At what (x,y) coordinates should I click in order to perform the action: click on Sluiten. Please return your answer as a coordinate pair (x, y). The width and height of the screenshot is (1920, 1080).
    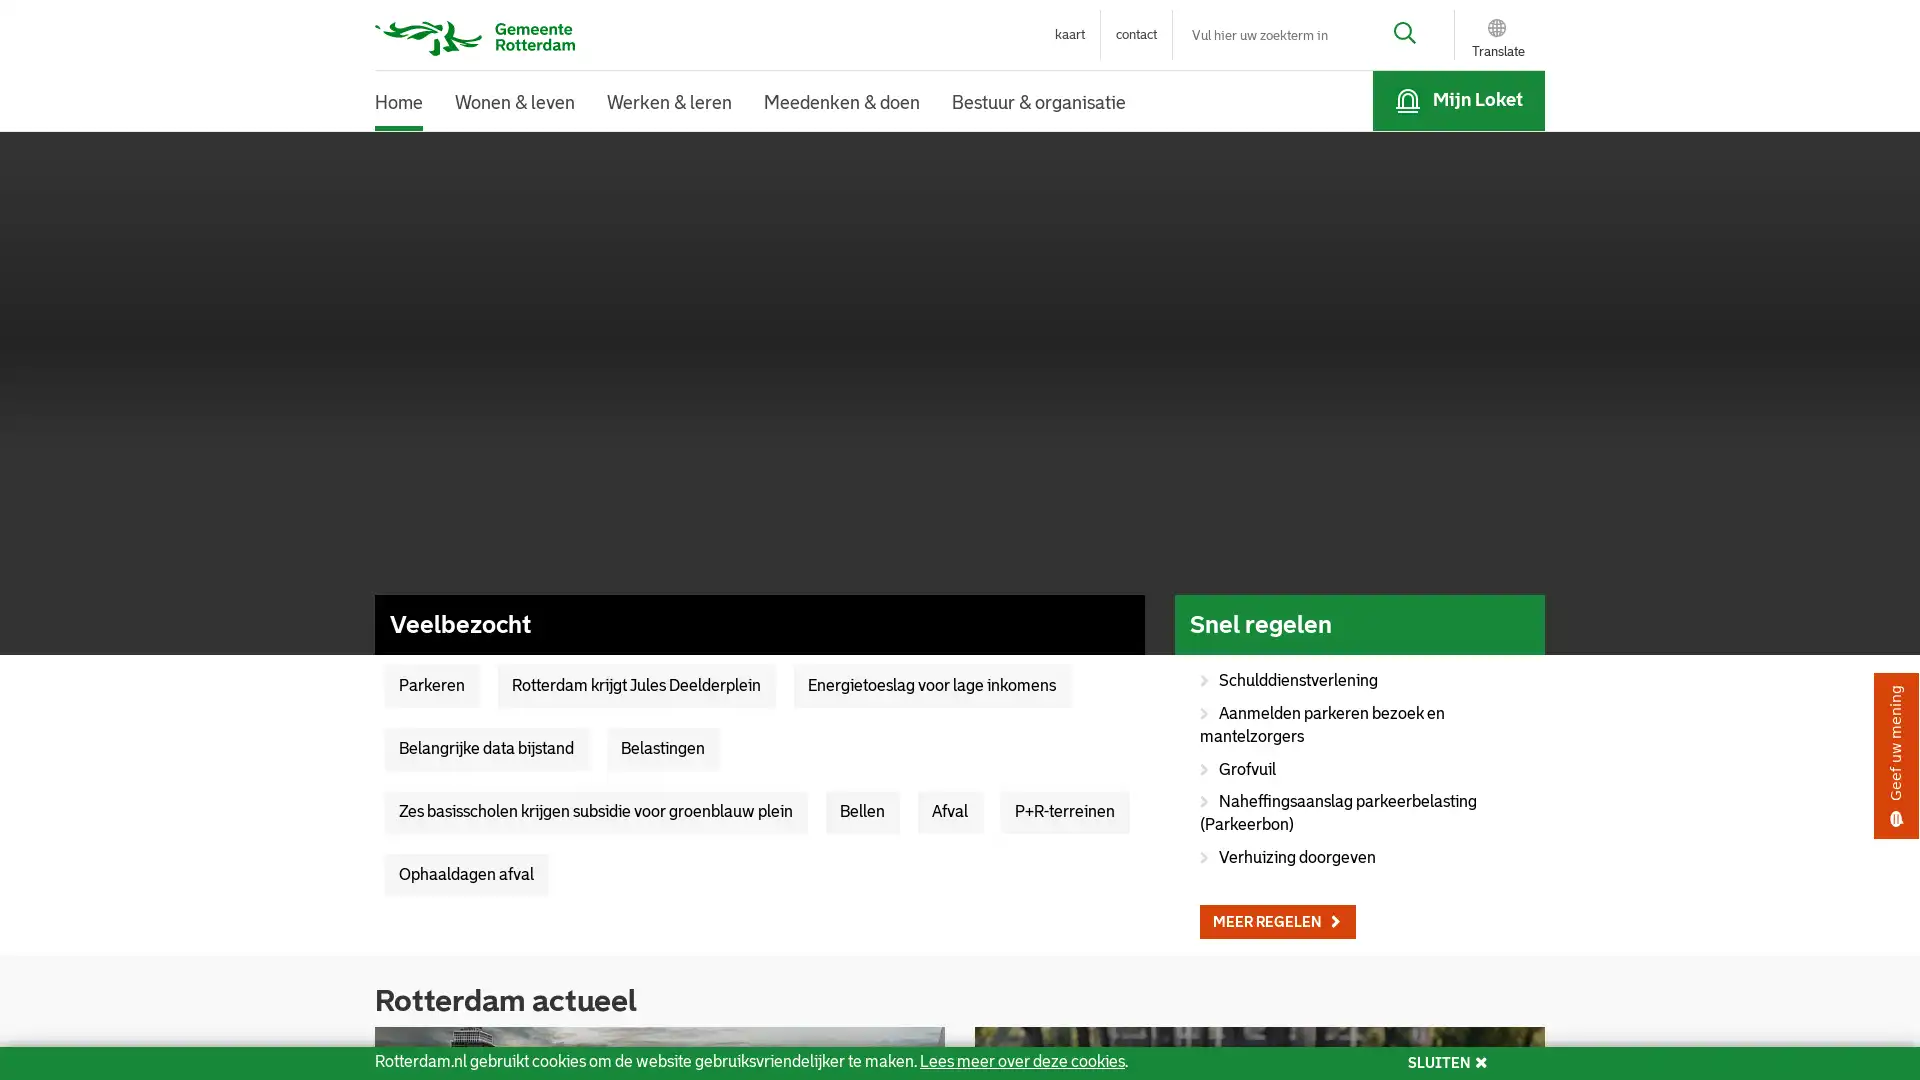
    Looking at the image, I should click on (1240, 55).